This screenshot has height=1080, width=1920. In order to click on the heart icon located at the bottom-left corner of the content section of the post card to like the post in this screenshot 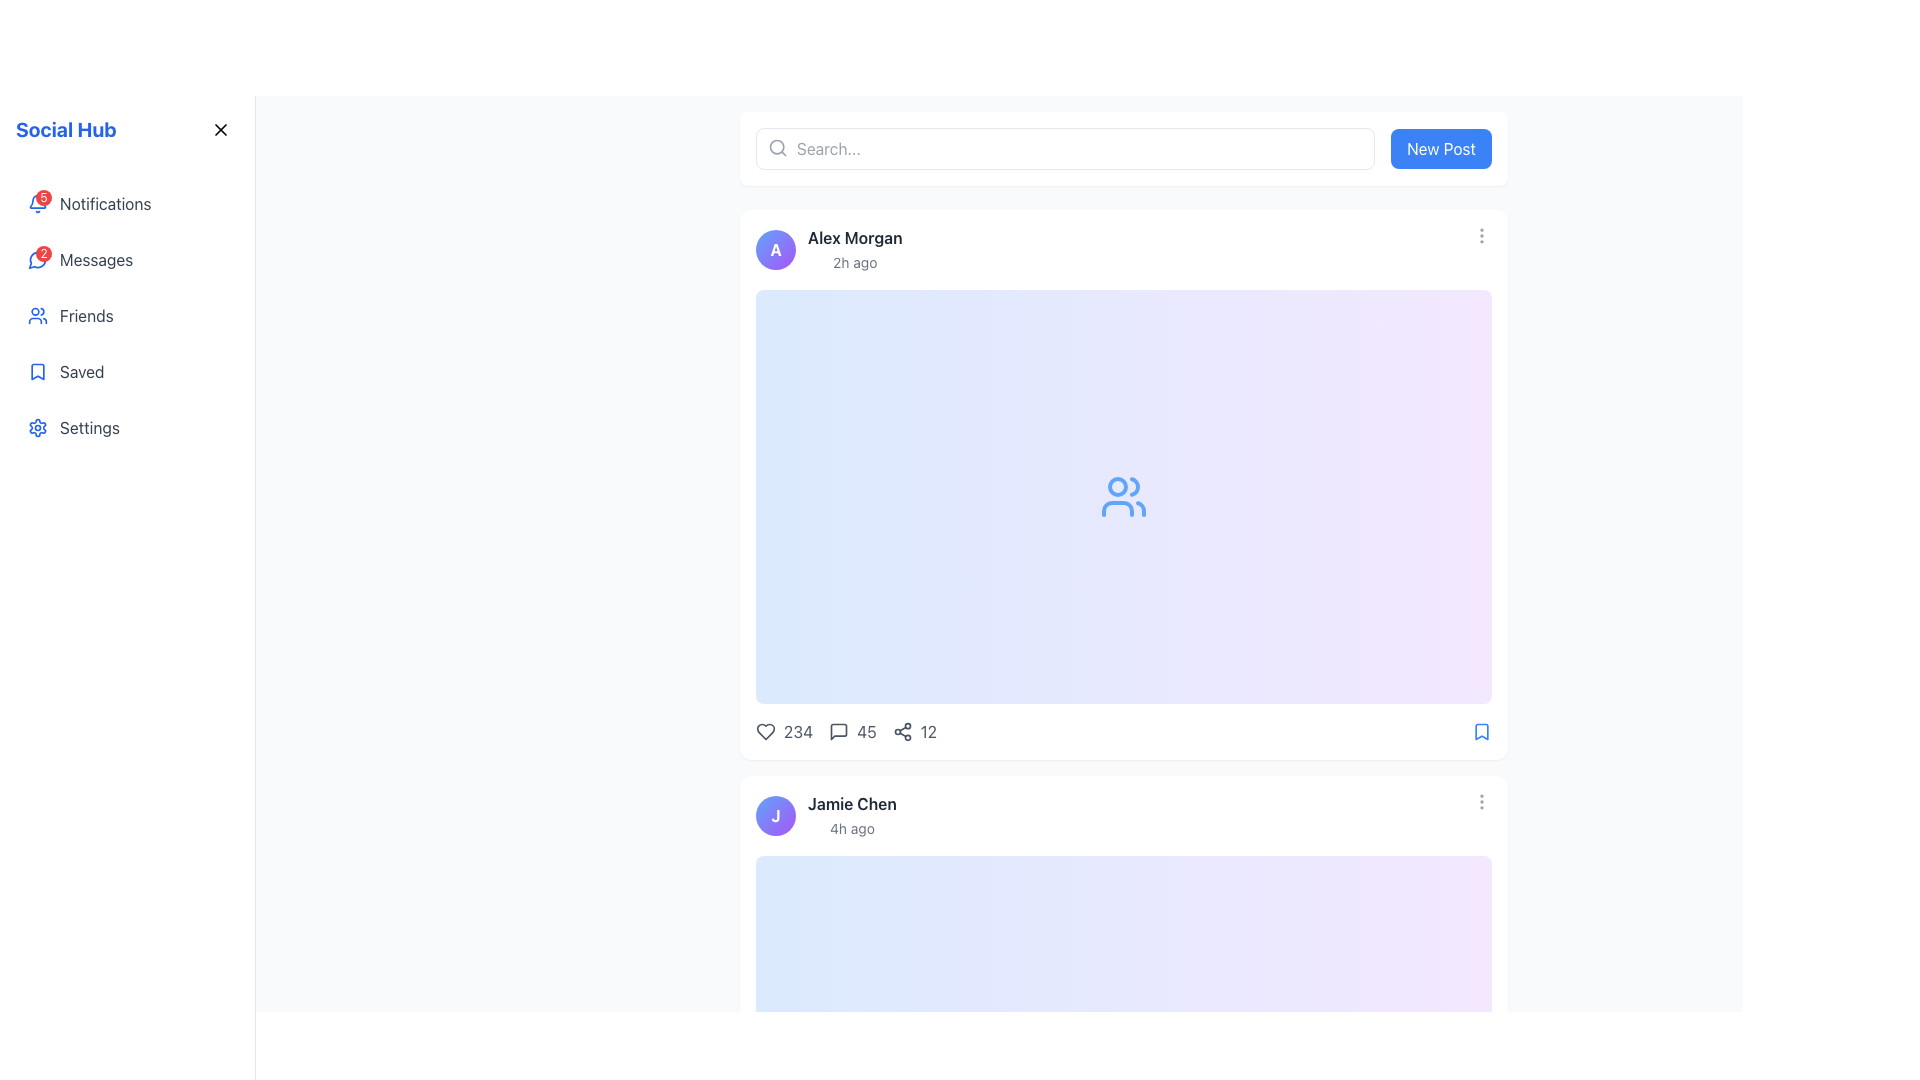, I will do `click(765, 732)`.